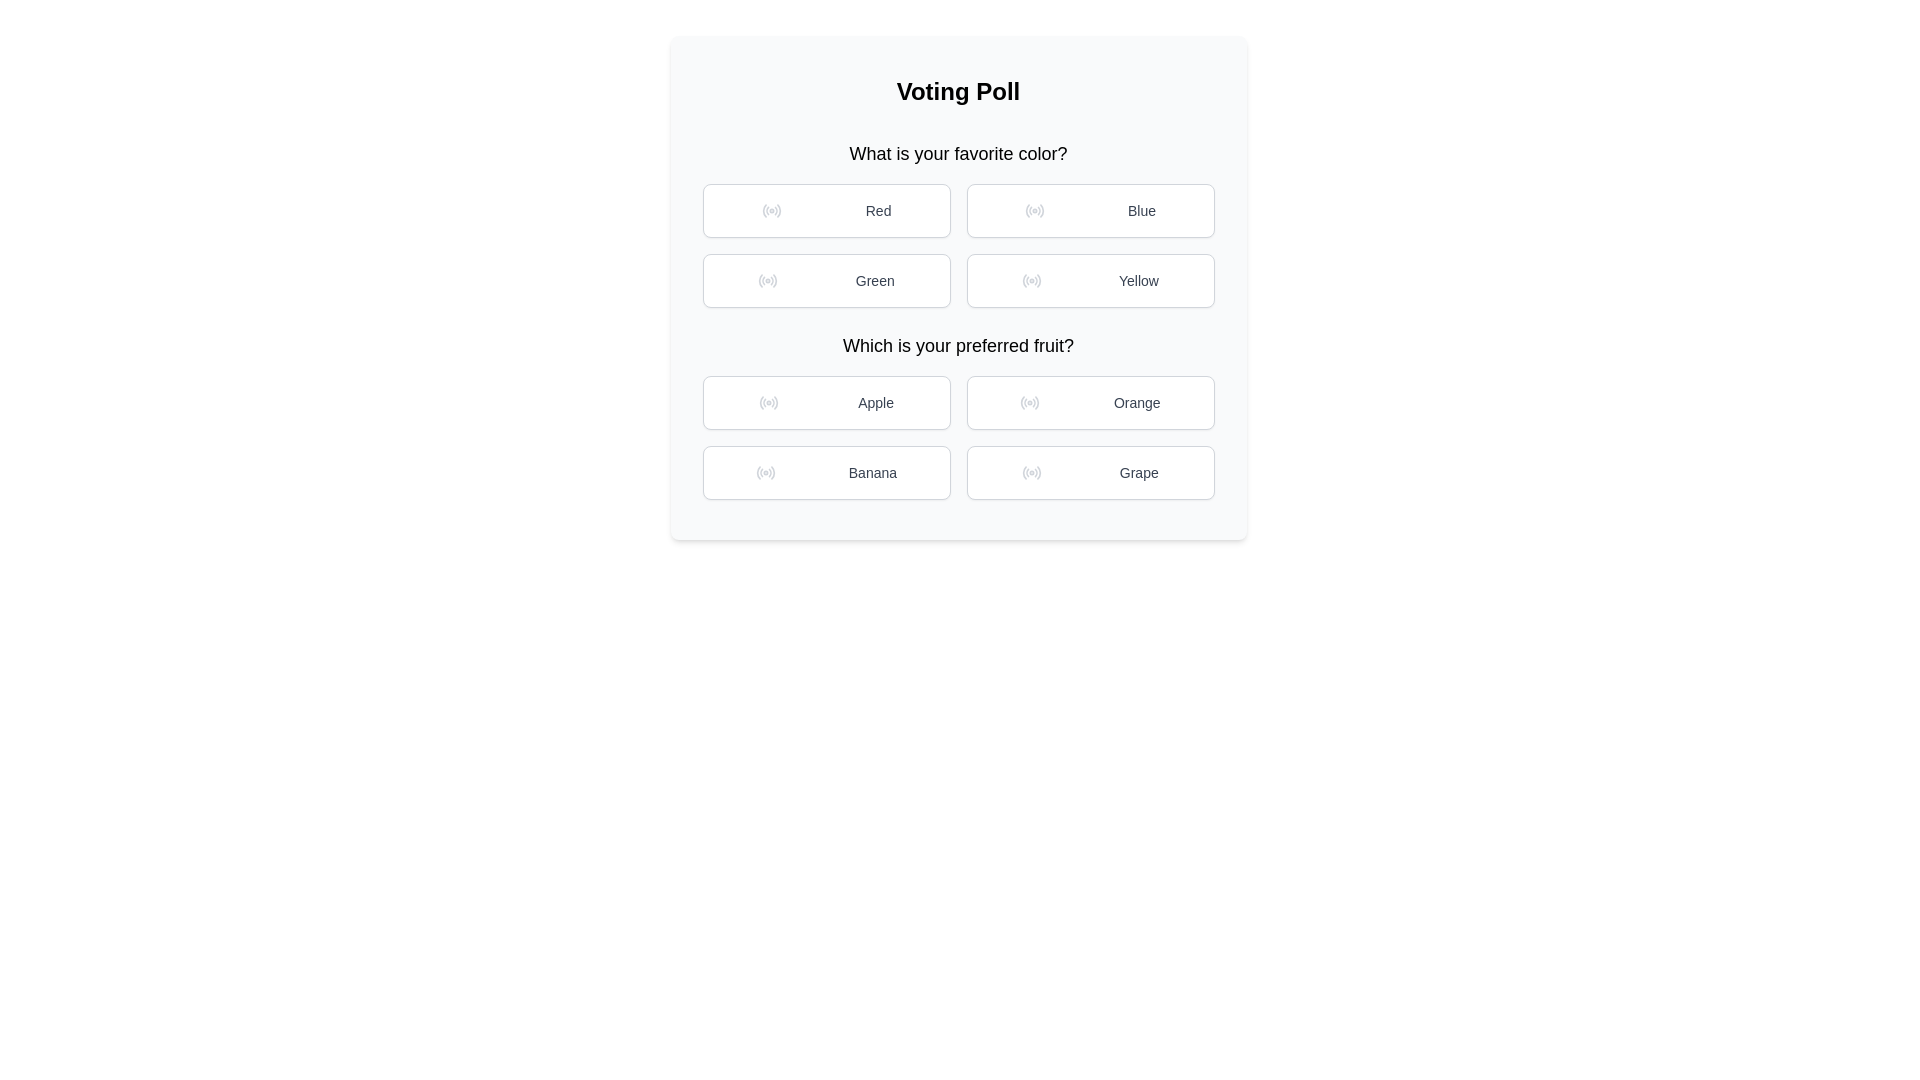 Image resolution: width=1920 pixels, height=1080 pixels. Describe the element at coordinates (826, 402) in the screenshot. I see `the 'Apple' button in the fruit selection interface` at that location.